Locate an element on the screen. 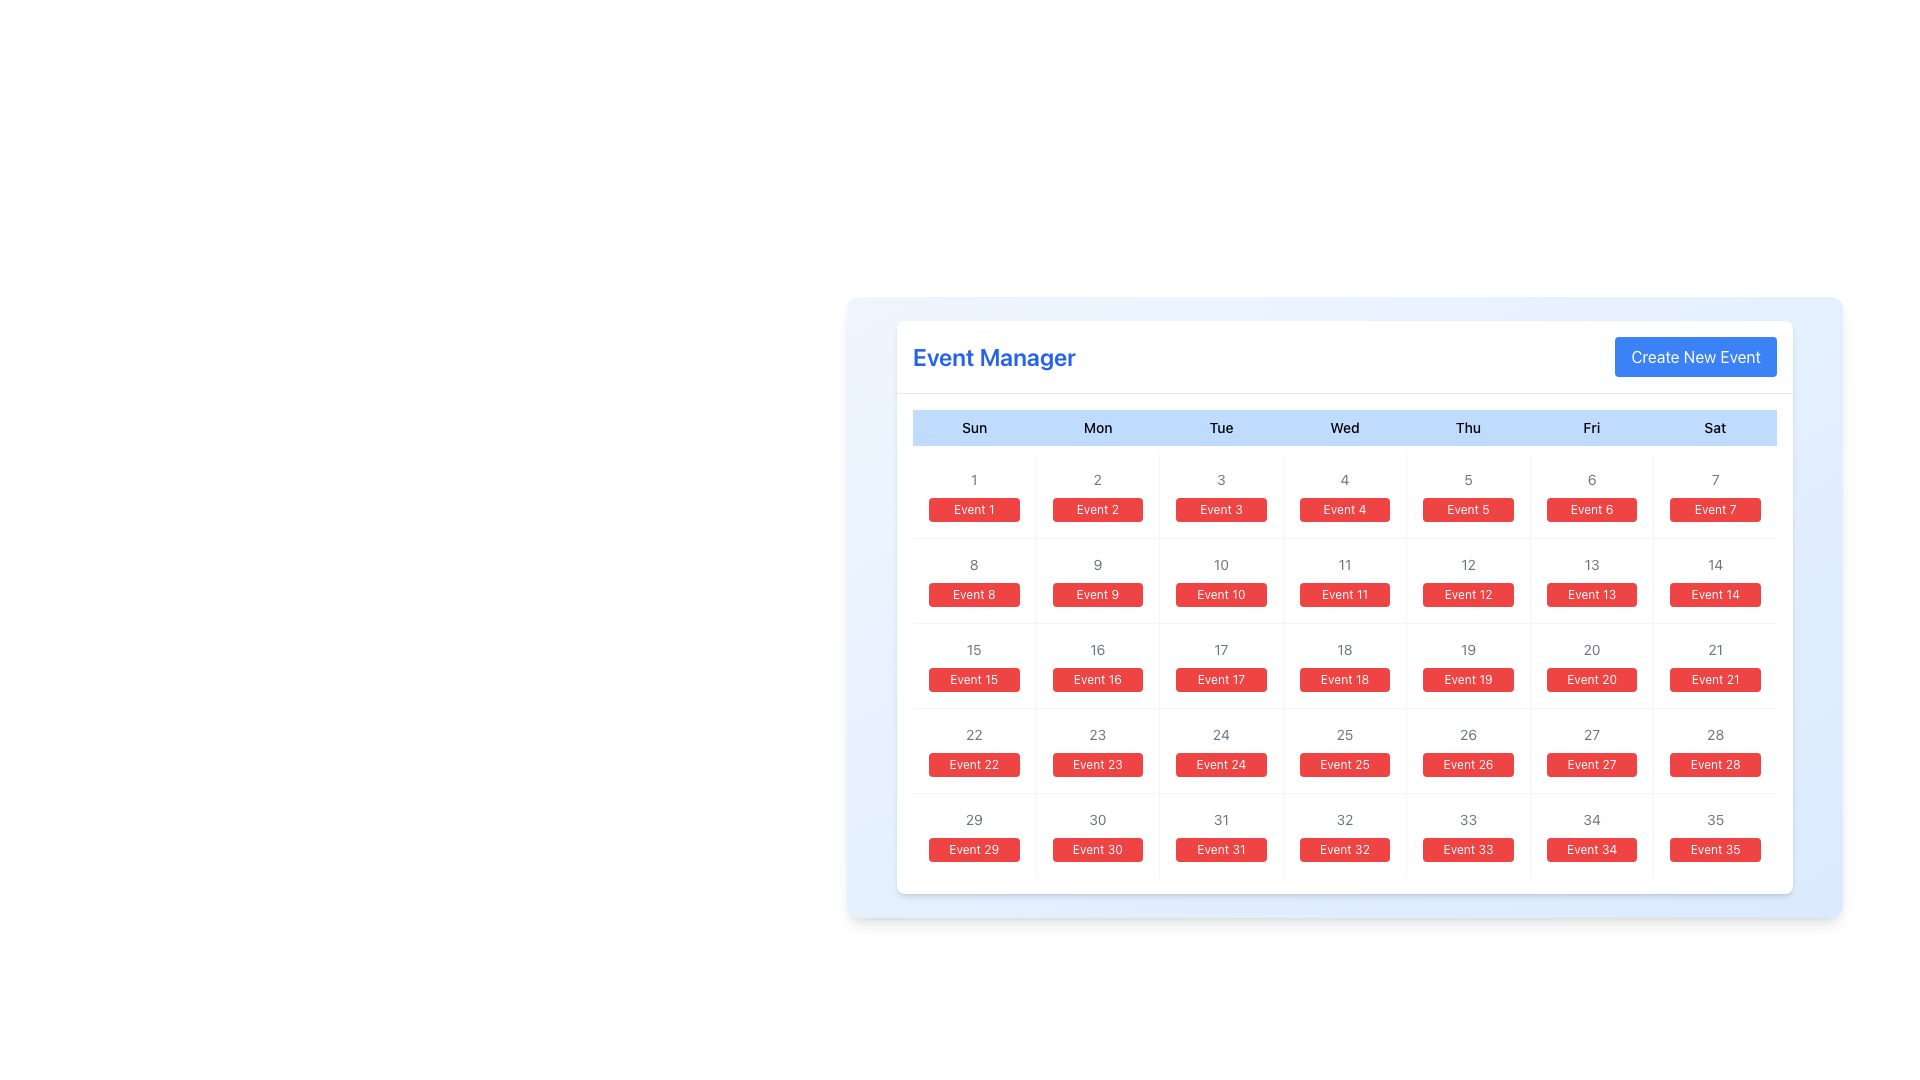 The height and width of the screenshot is (1080, 1920). the calendar day cell representing Friday in the Event Manager, allowing for keyboard navigation is located at coordinates (1591, 495).